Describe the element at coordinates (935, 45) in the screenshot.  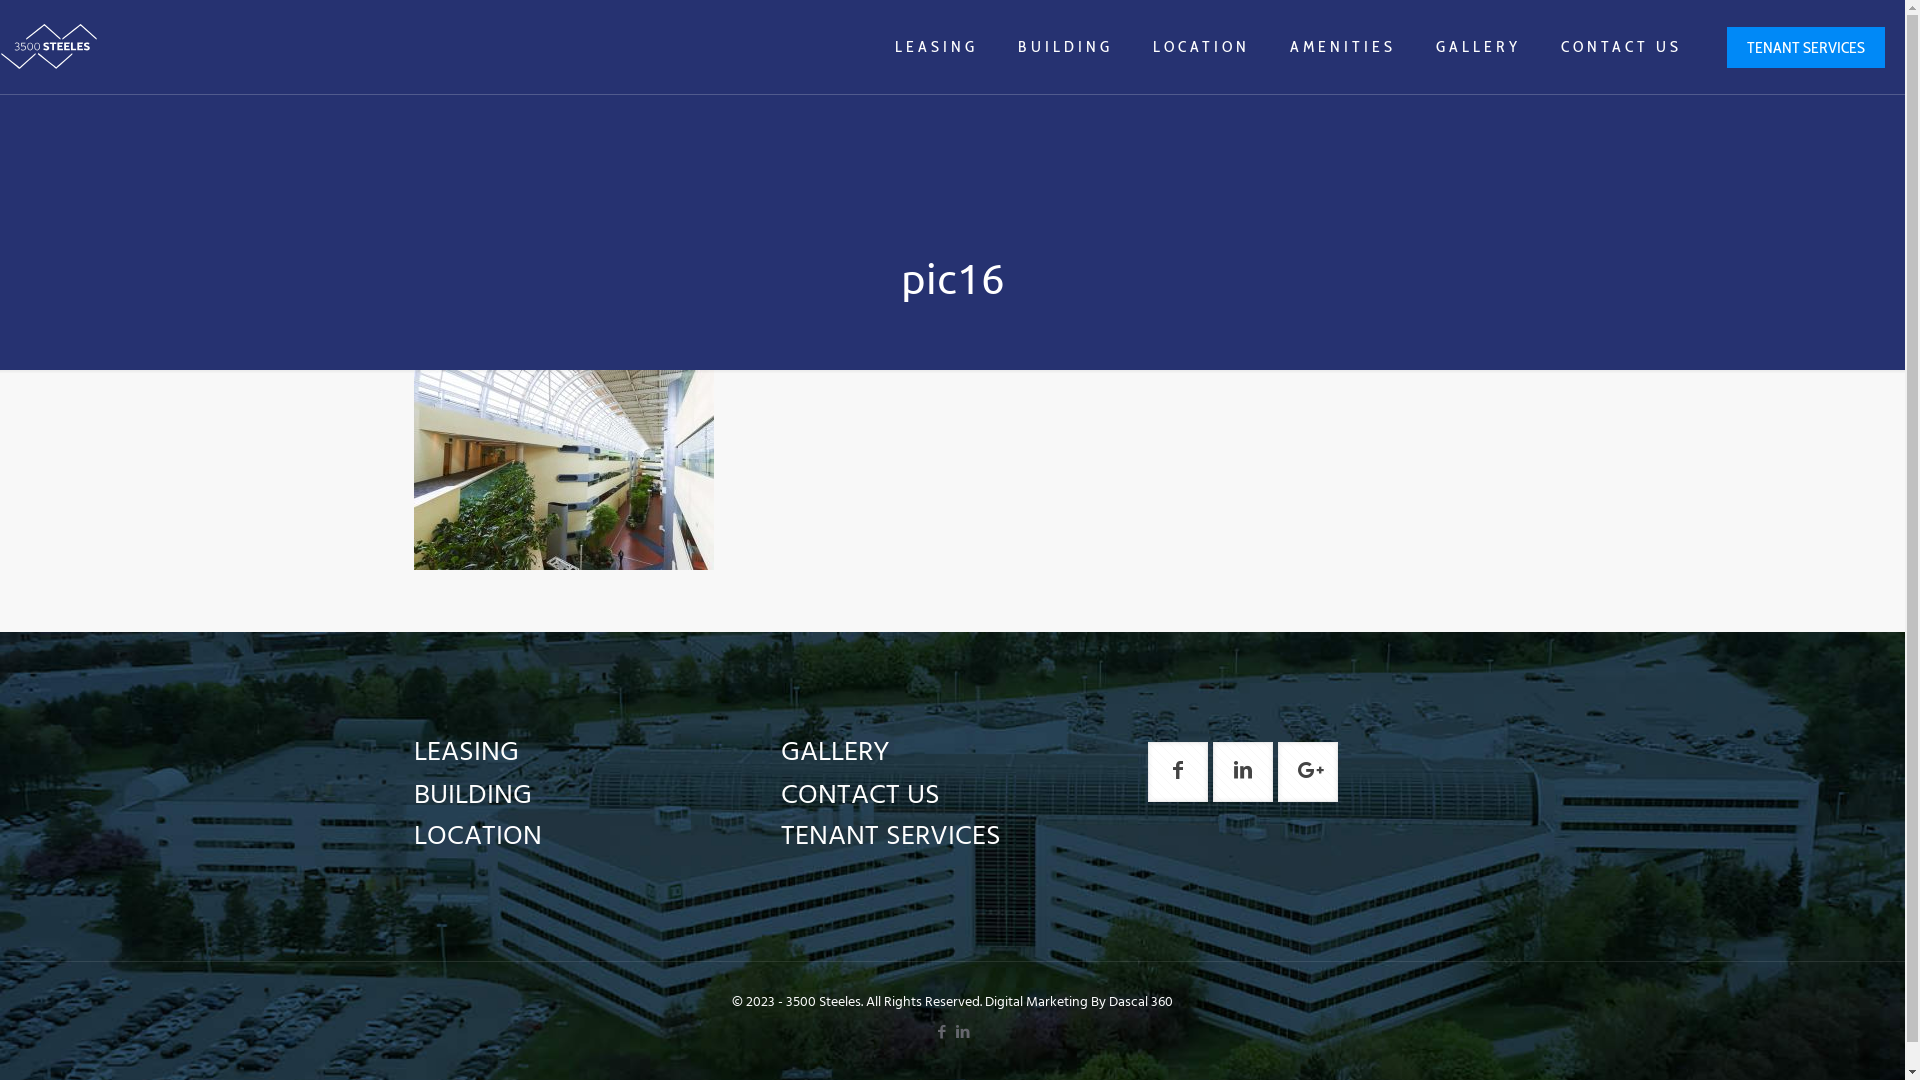
I see `'LEASING'` at that location.